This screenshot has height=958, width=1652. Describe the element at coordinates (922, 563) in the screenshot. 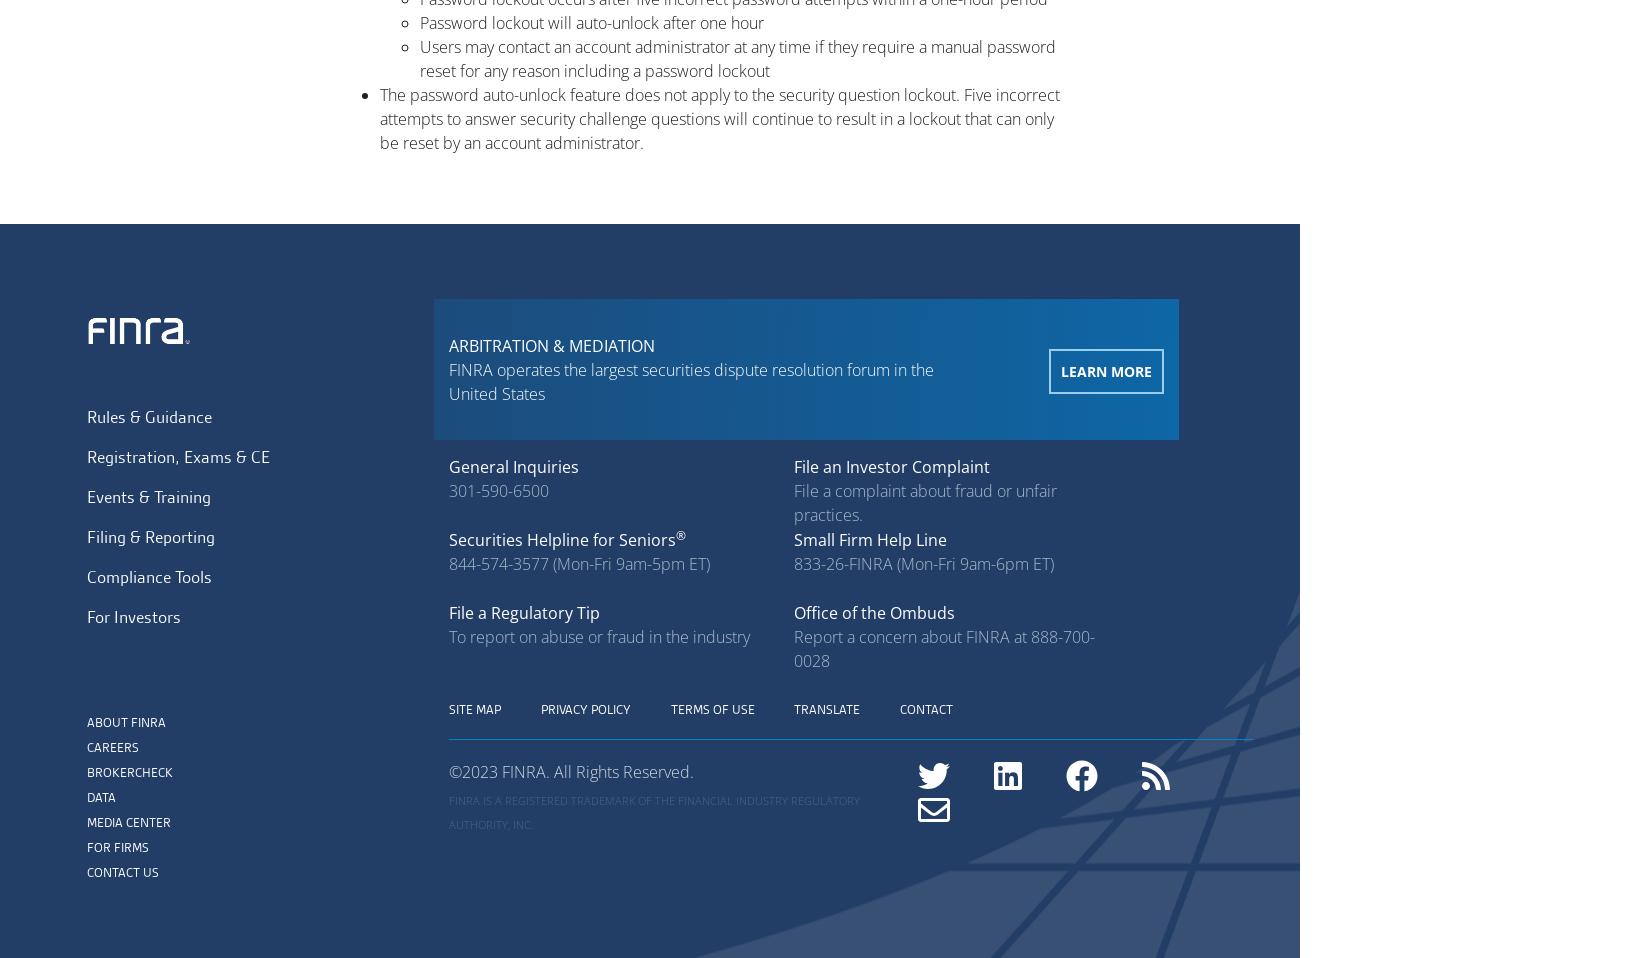

I see `'833-26-FINRA (Mon-Fri 9am-6pm ET)'` at that location.